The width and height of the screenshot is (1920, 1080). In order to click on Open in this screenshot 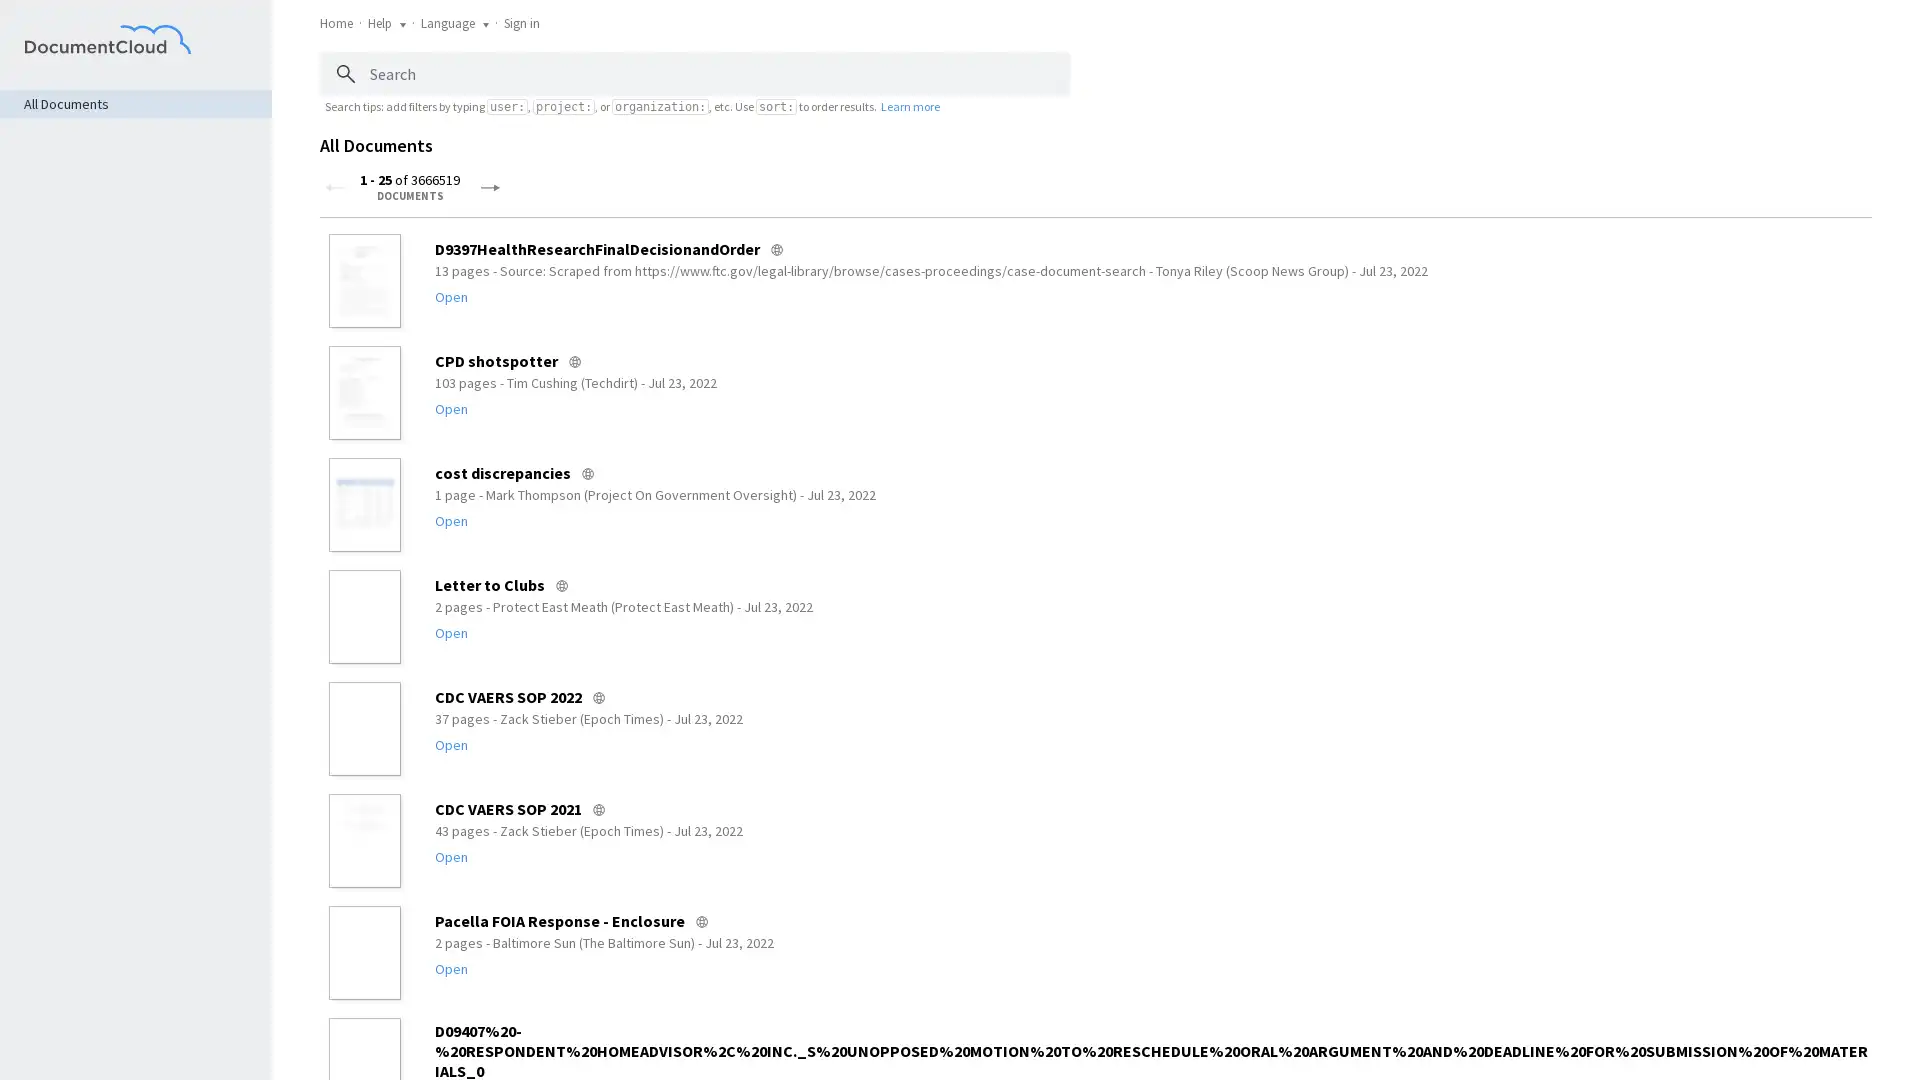, I will do `click(450, 407)`.